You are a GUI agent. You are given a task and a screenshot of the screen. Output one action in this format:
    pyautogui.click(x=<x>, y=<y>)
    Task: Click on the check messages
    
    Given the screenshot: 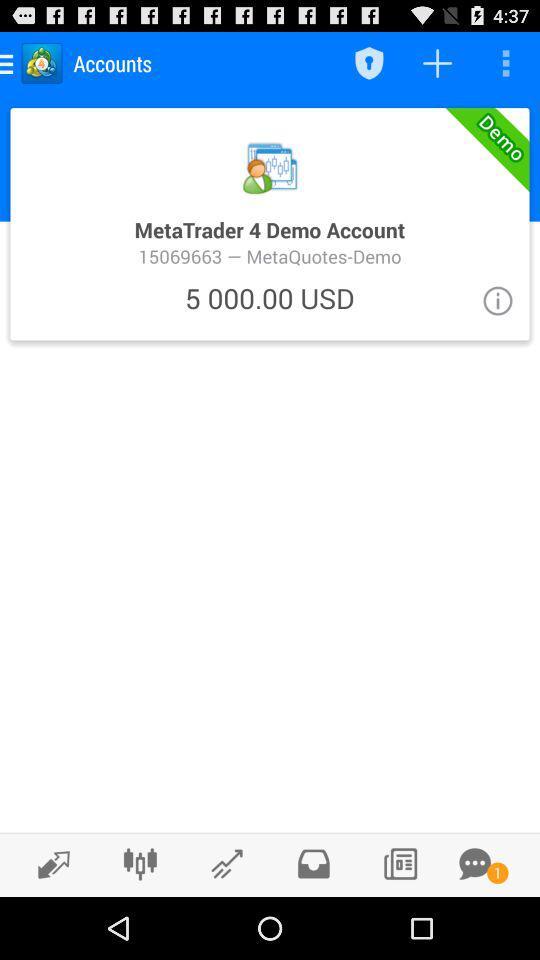 What is the action you would take?
    pyautogui.click(x=313, y=863)
    